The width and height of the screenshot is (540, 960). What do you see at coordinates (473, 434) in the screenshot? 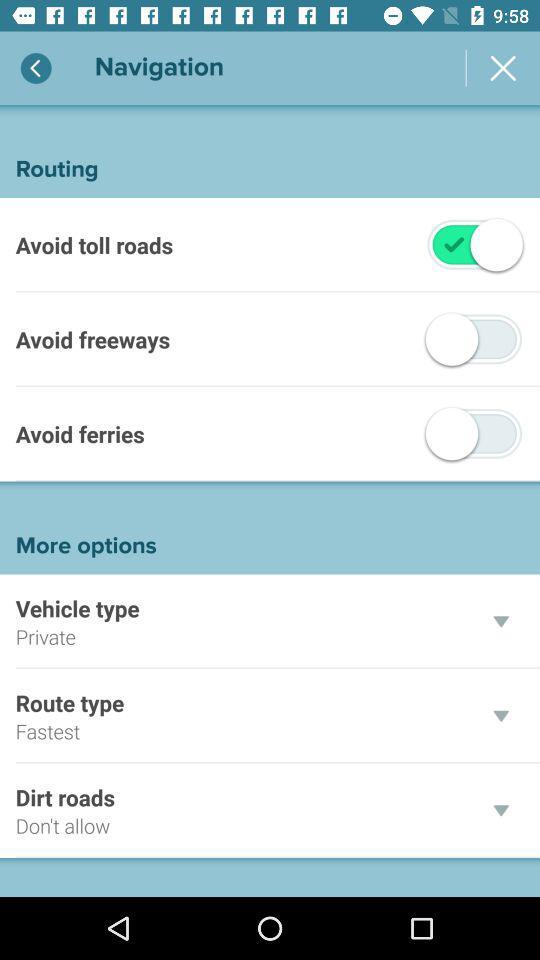
I see `the button next to the text avoid ferries` at bounding box center [473, 434].